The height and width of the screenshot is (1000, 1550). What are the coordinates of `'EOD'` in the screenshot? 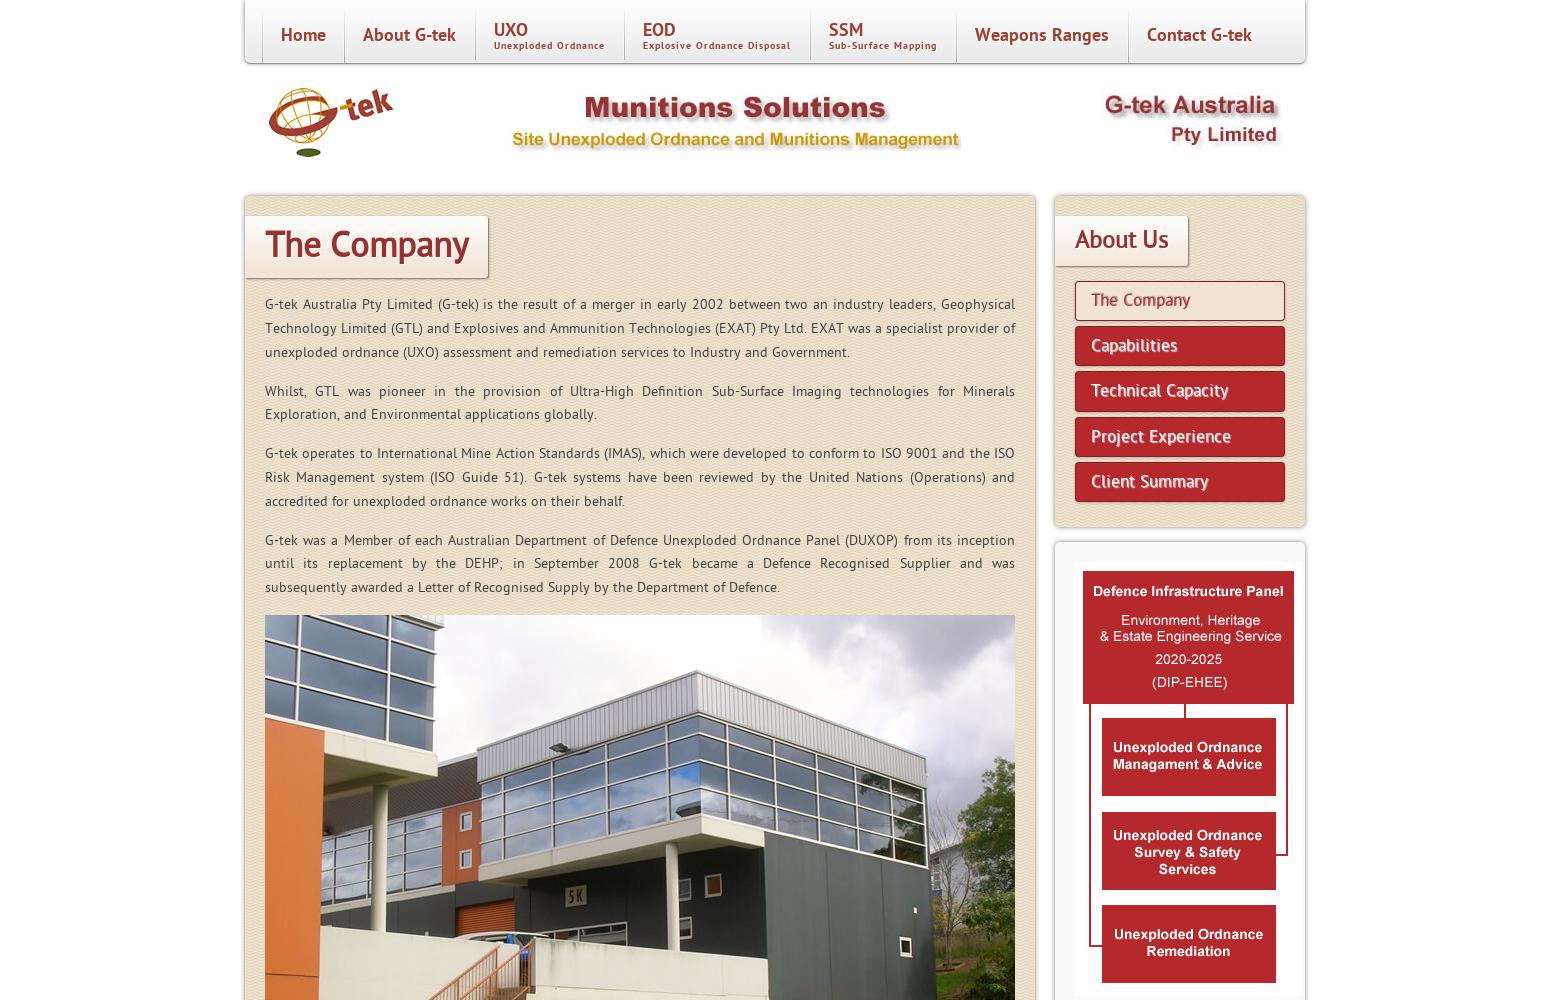 It's located at (658, 30).